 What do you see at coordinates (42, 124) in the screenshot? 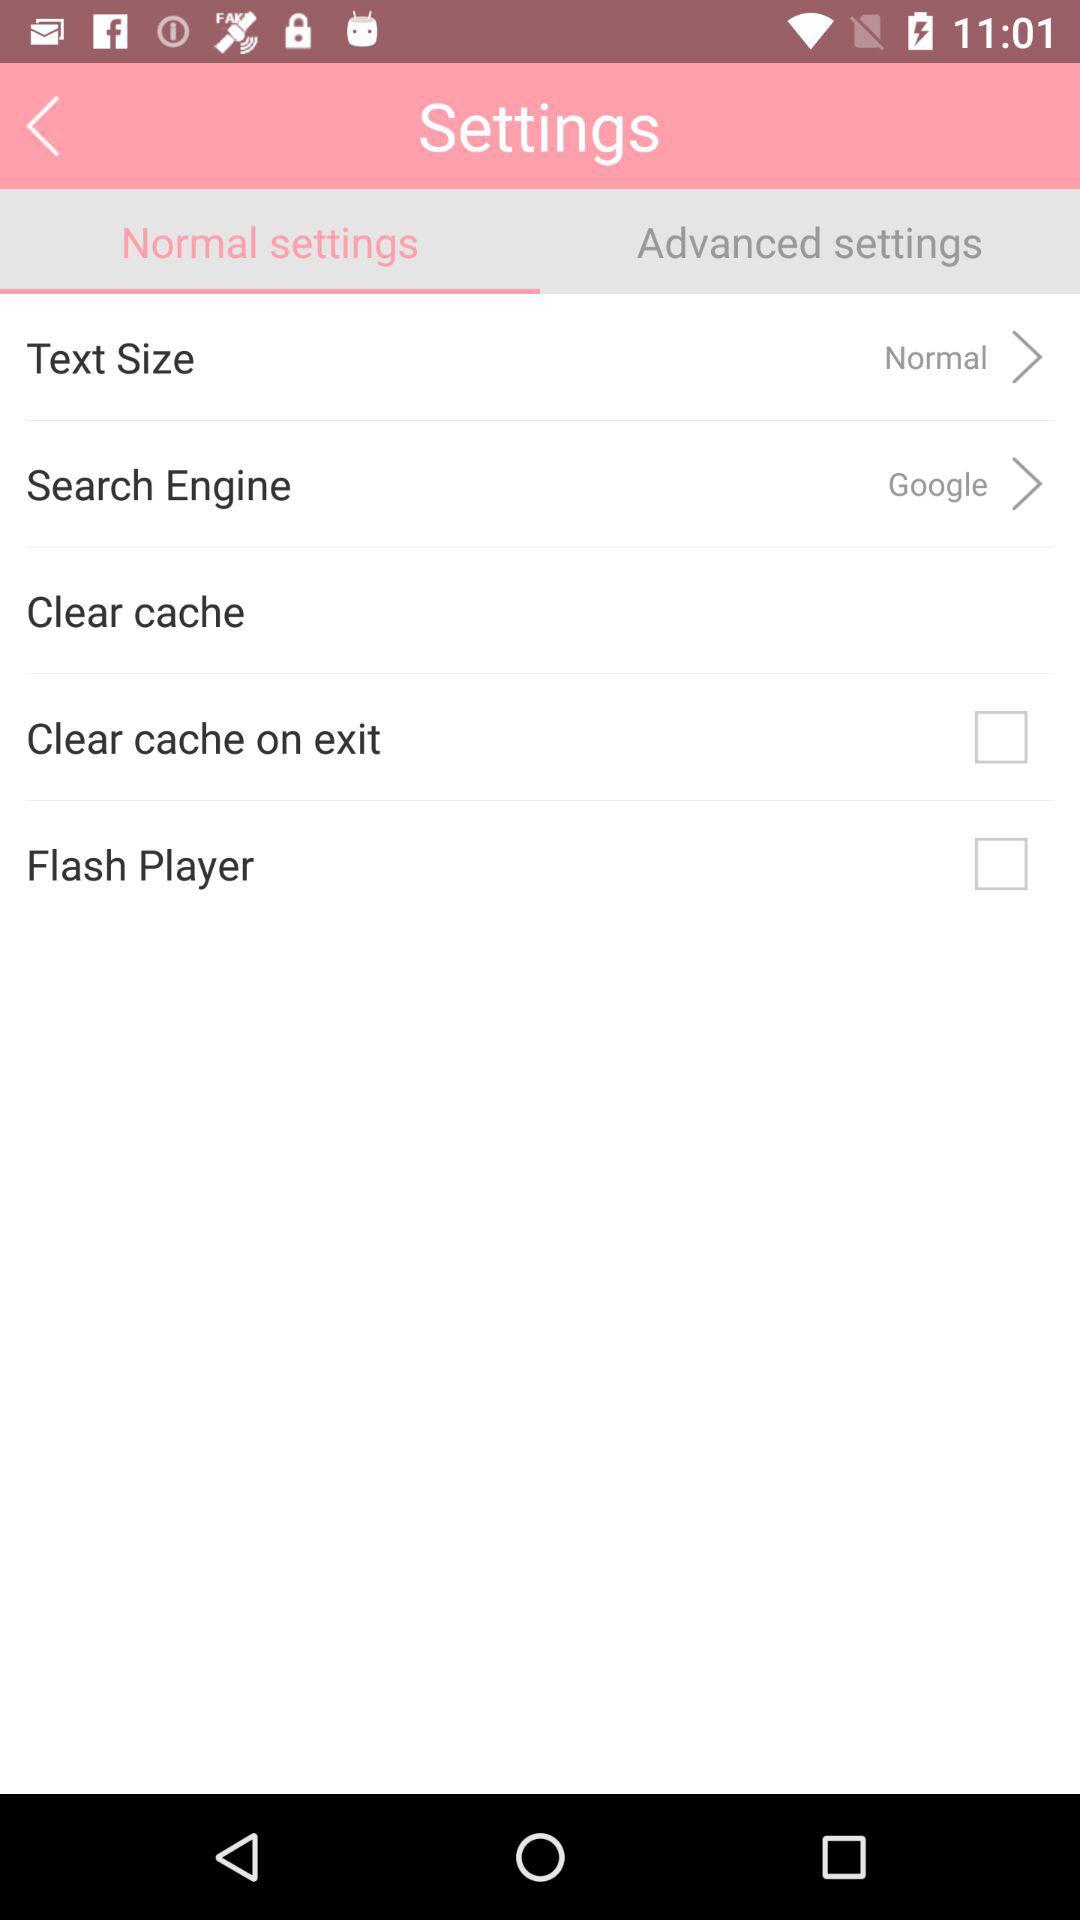
I see `the icon next to settings app` at bounding box center [42, 124].